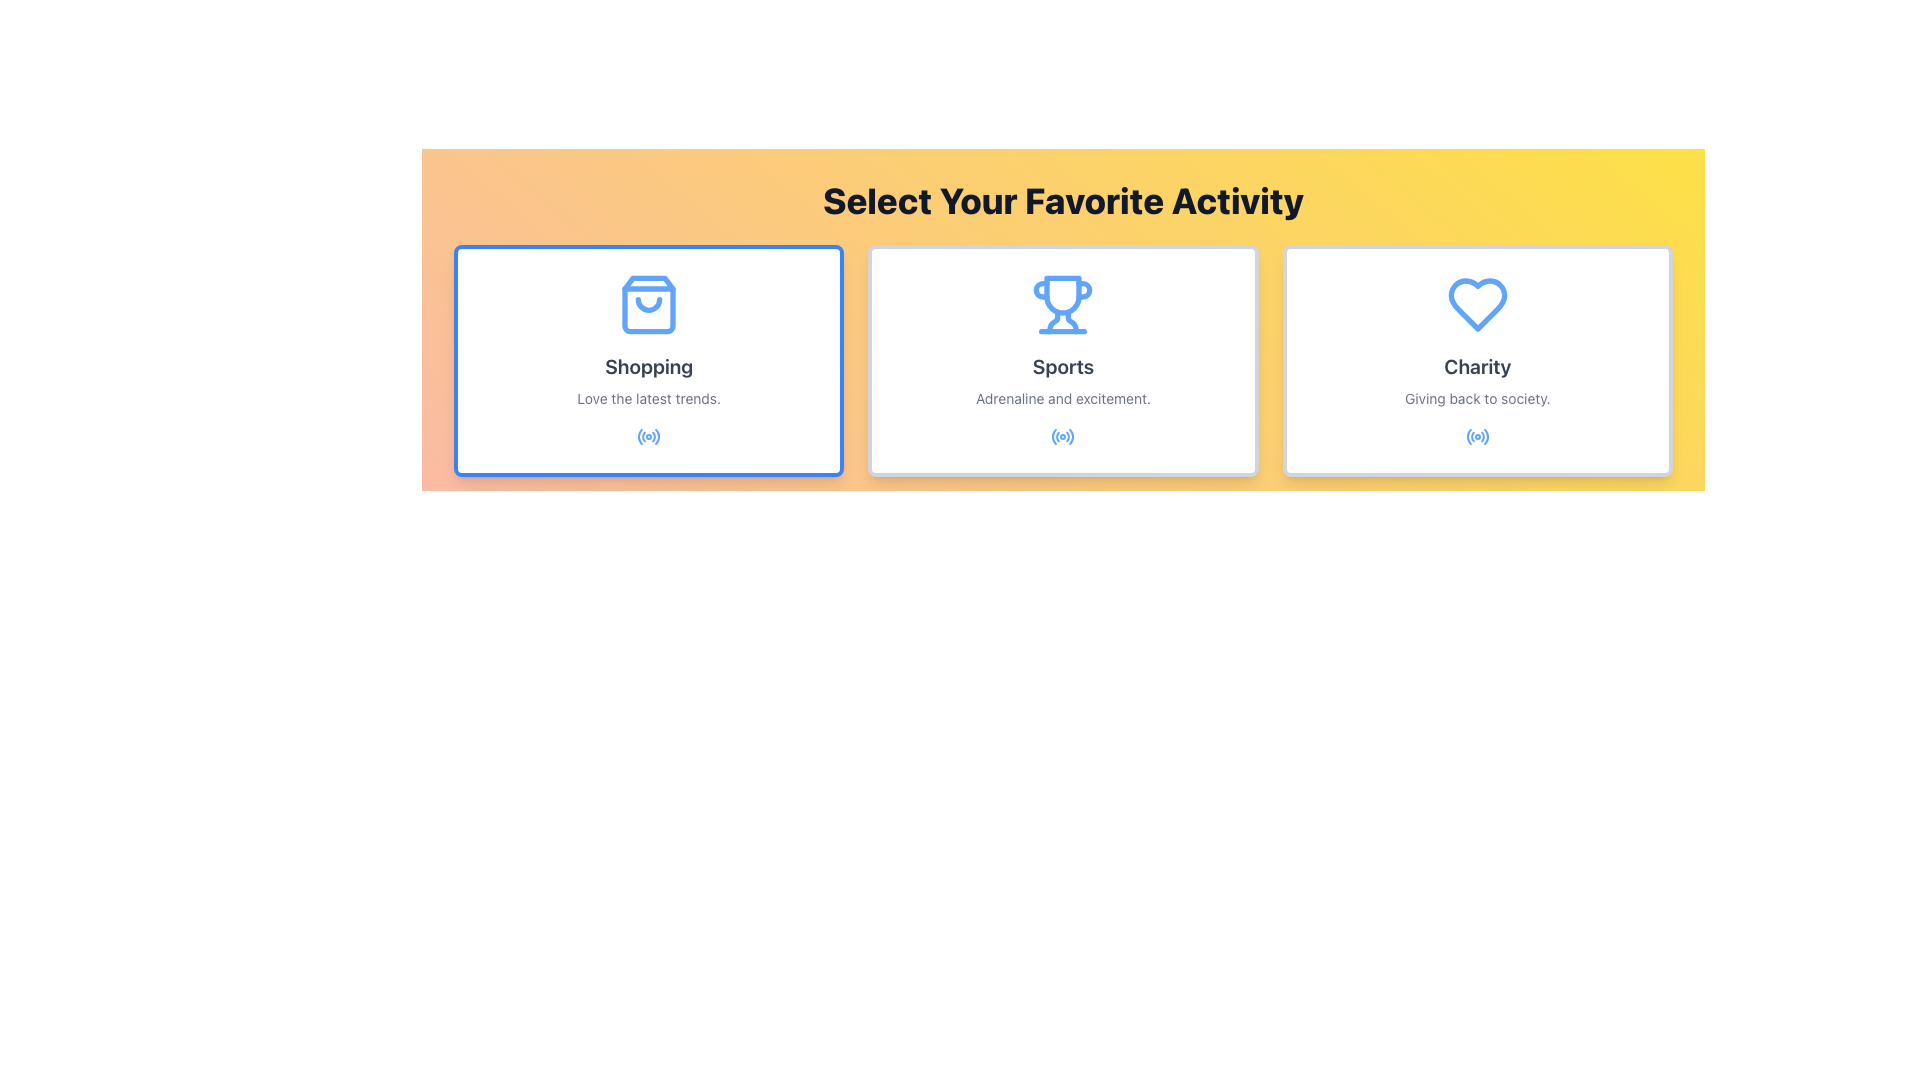  What do you see at coordinates (1477, 304) in the screenshot?
I see `the heart icon representing 'Charity' located centrally within the third card titled 'Charity' in the group of three cards` at bounding box center [1477, 304].